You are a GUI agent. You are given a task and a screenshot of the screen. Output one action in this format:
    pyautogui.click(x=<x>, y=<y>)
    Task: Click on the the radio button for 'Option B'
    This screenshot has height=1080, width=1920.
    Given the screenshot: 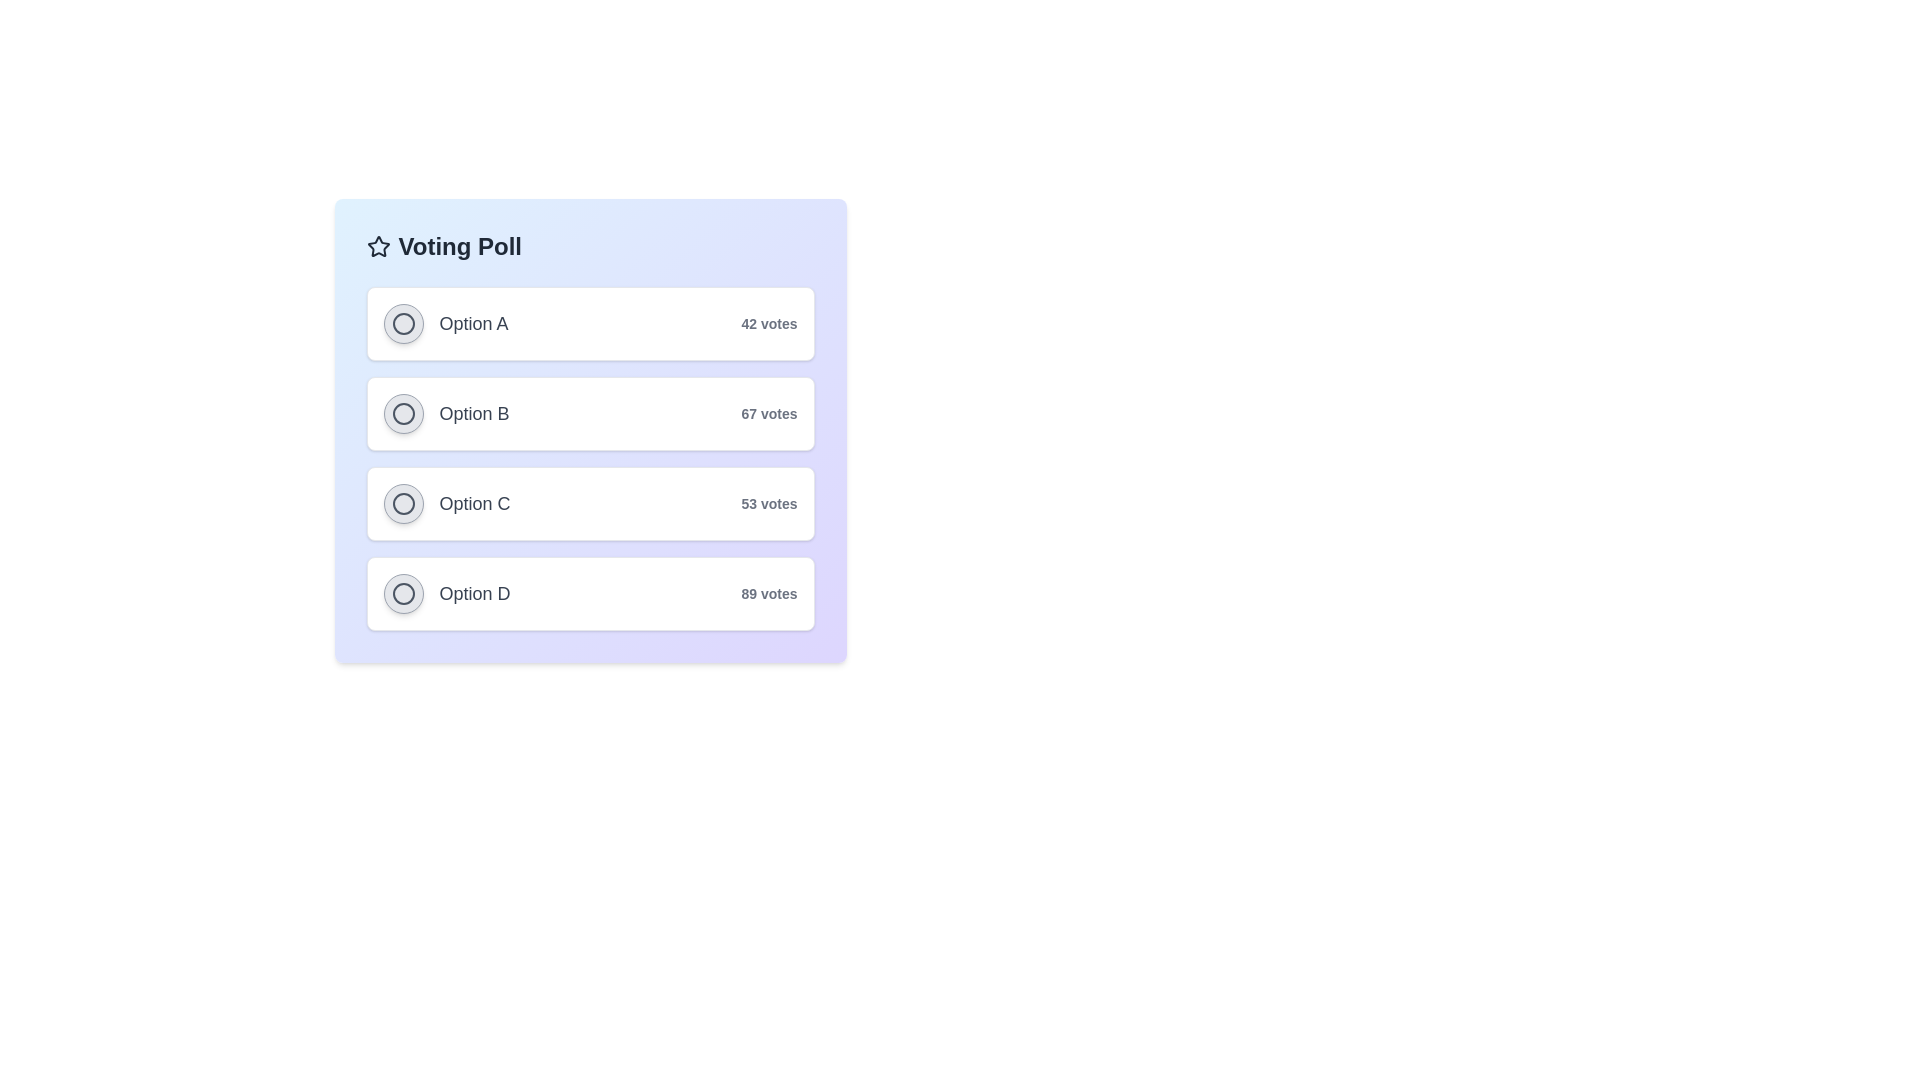 What is the action you would take?
    pyautogui.click(x=402, y=412)
    